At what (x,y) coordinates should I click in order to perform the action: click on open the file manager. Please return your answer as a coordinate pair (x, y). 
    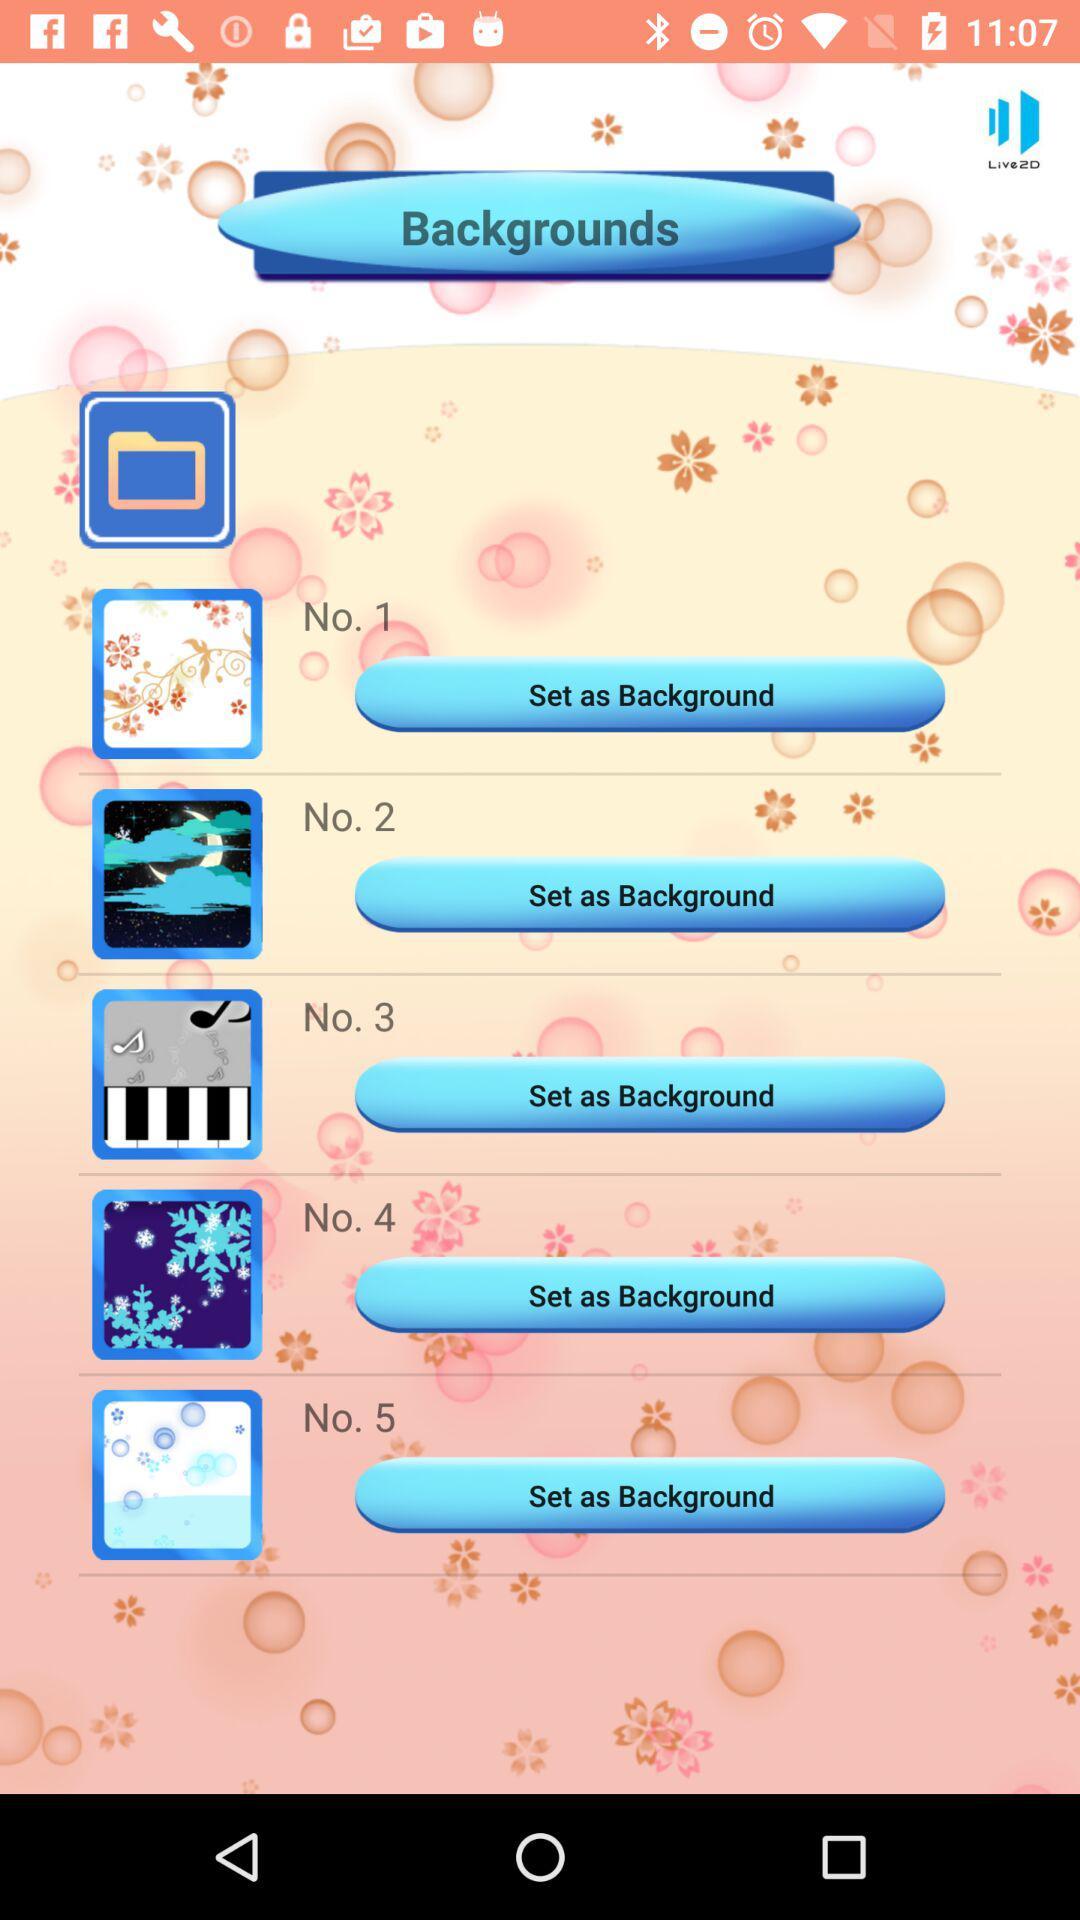
    Looking at the image, I should click on (156, 469).